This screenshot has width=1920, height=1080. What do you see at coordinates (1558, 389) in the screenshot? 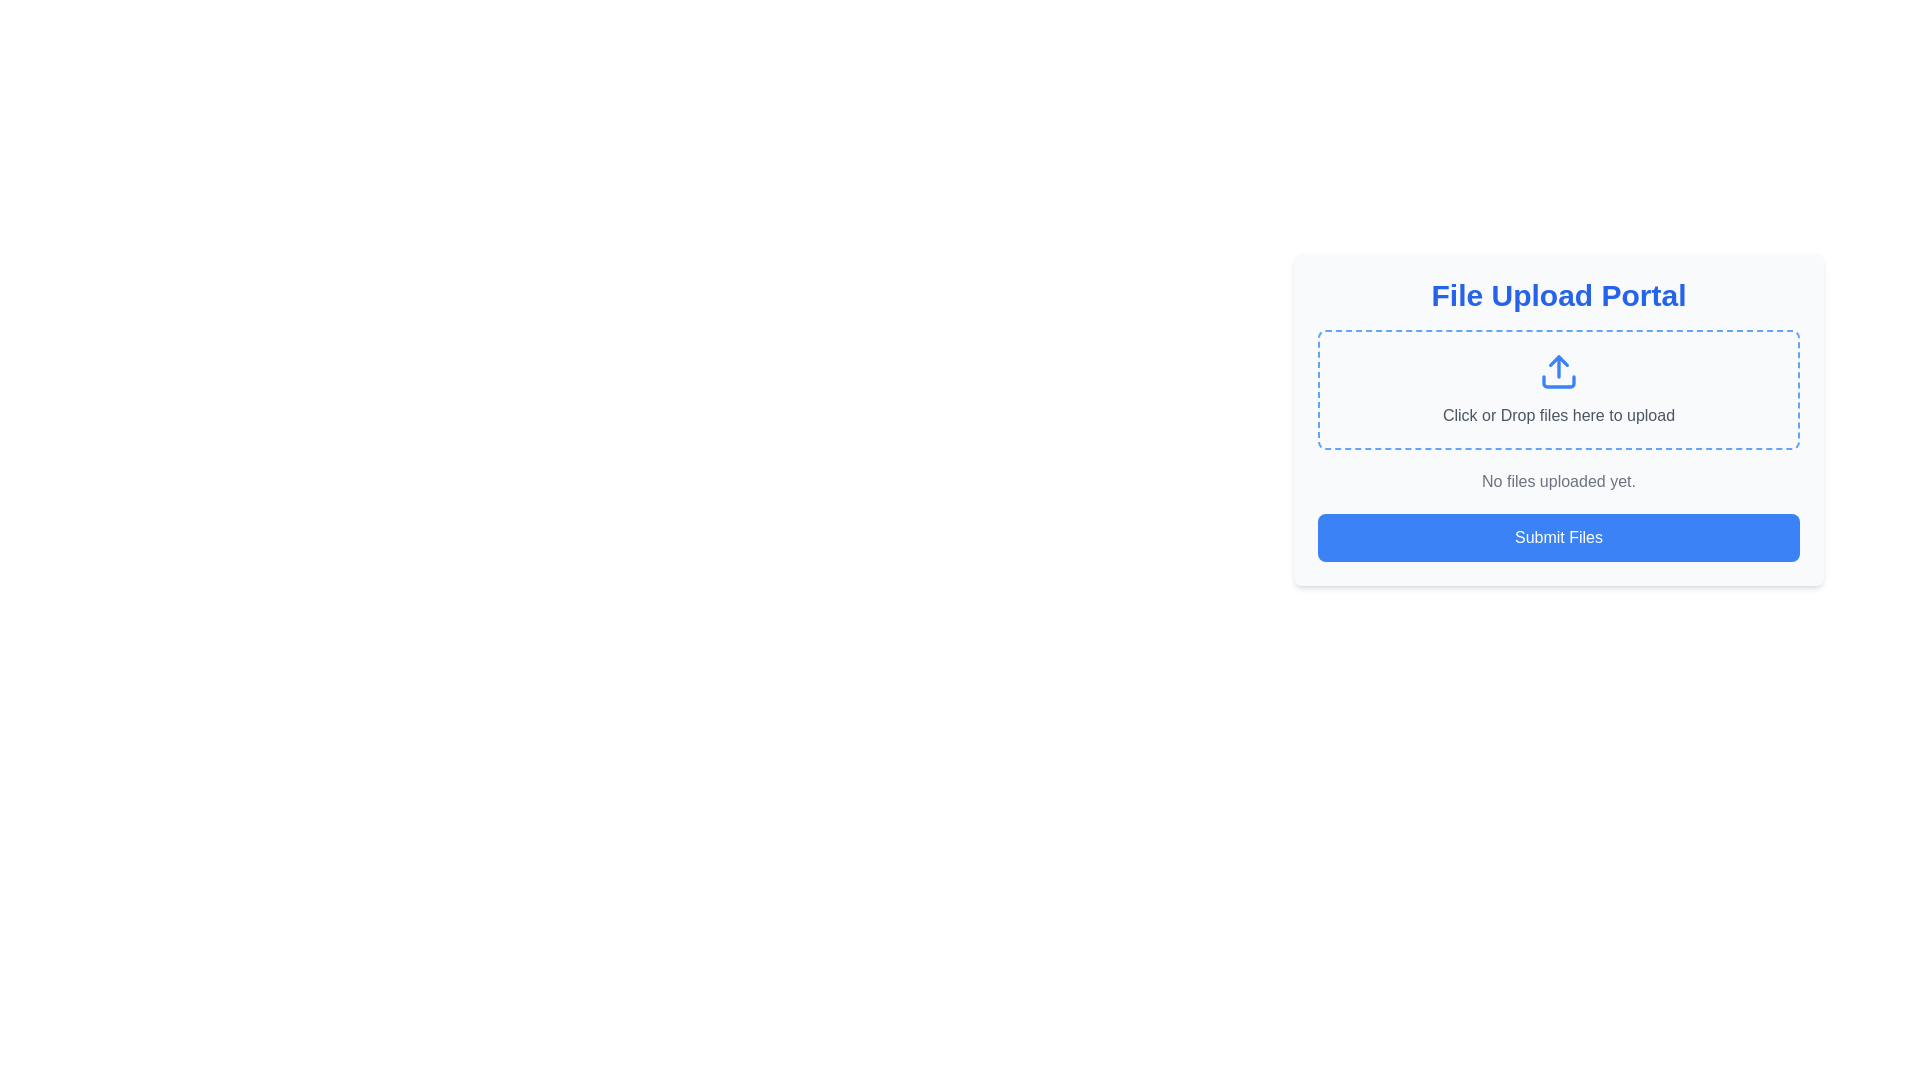
I see `the Interactive file upload dropzone, which has a dashed blue border and the text 'Click or Drop files here to upload'` at bounding box center [1558, 389].